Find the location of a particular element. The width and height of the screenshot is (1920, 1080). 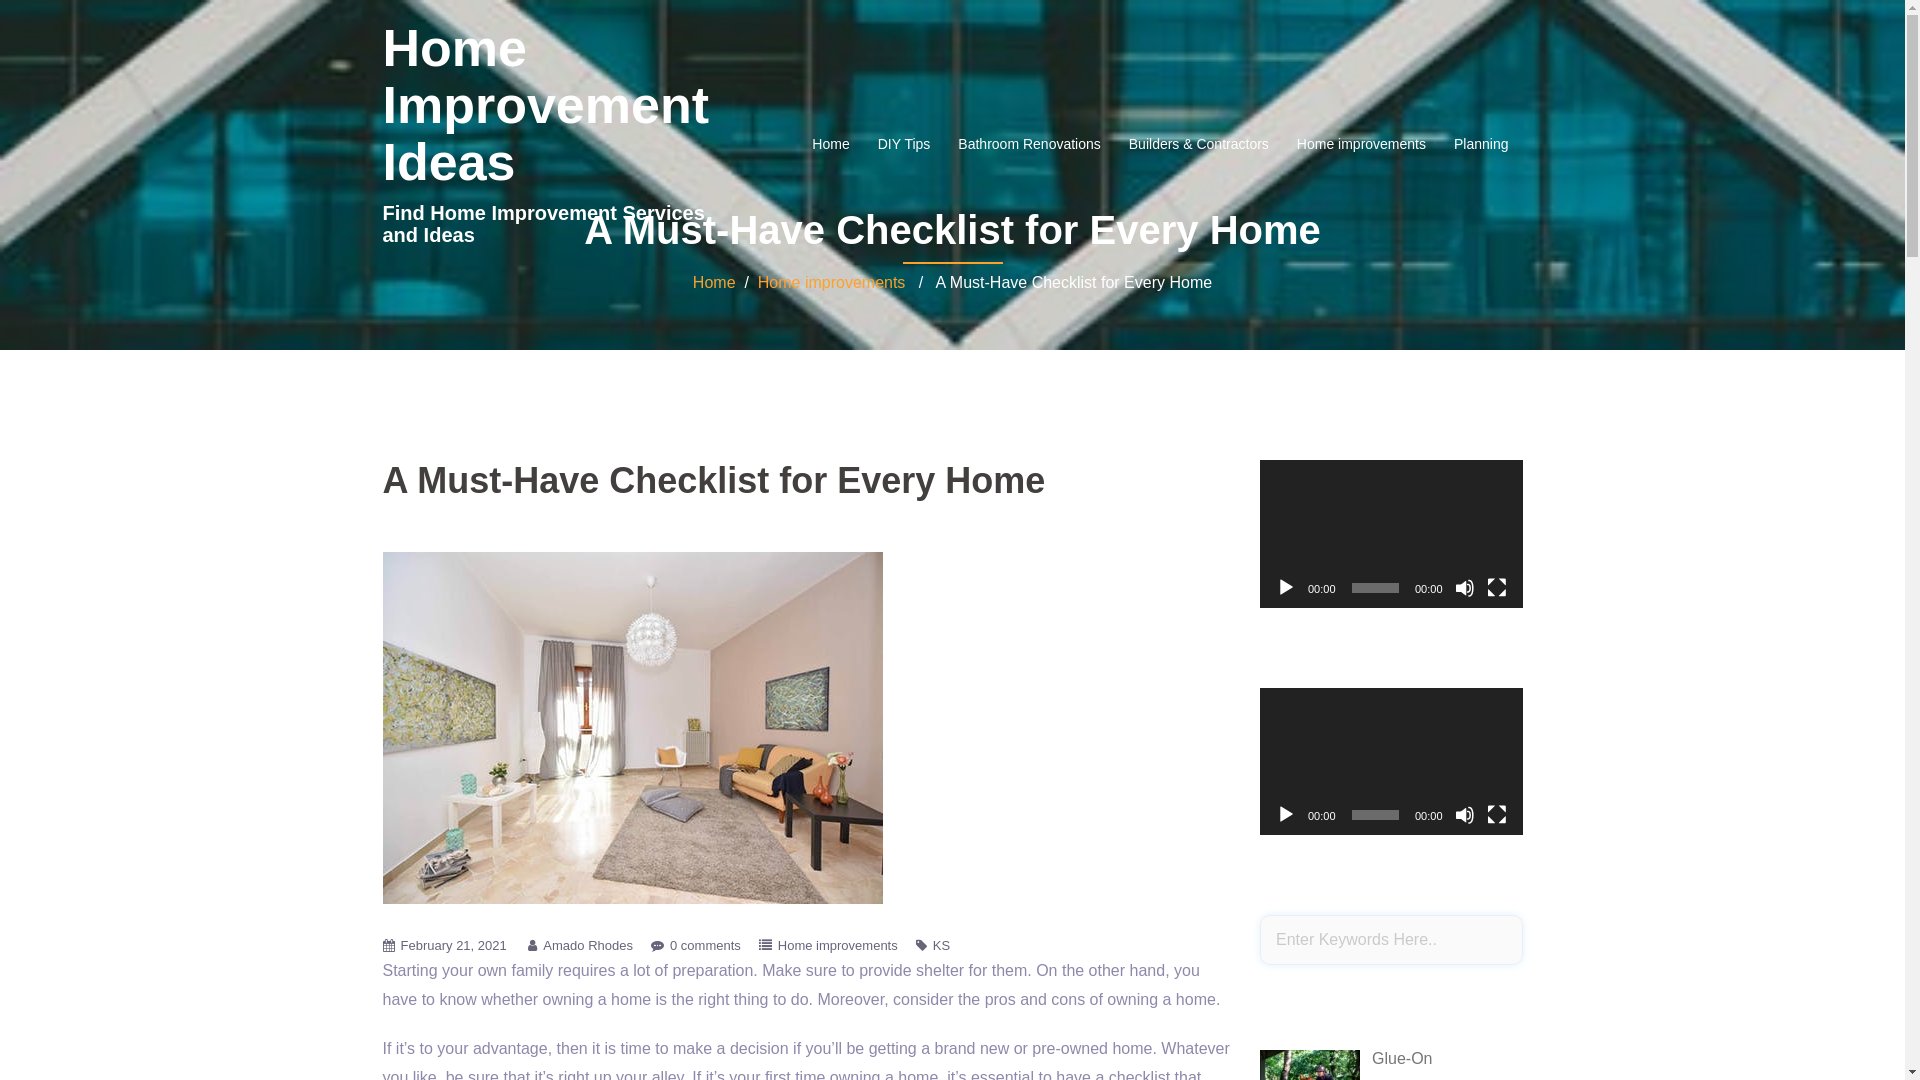

'Fullscreen' is located at coordinates (1486, 586).